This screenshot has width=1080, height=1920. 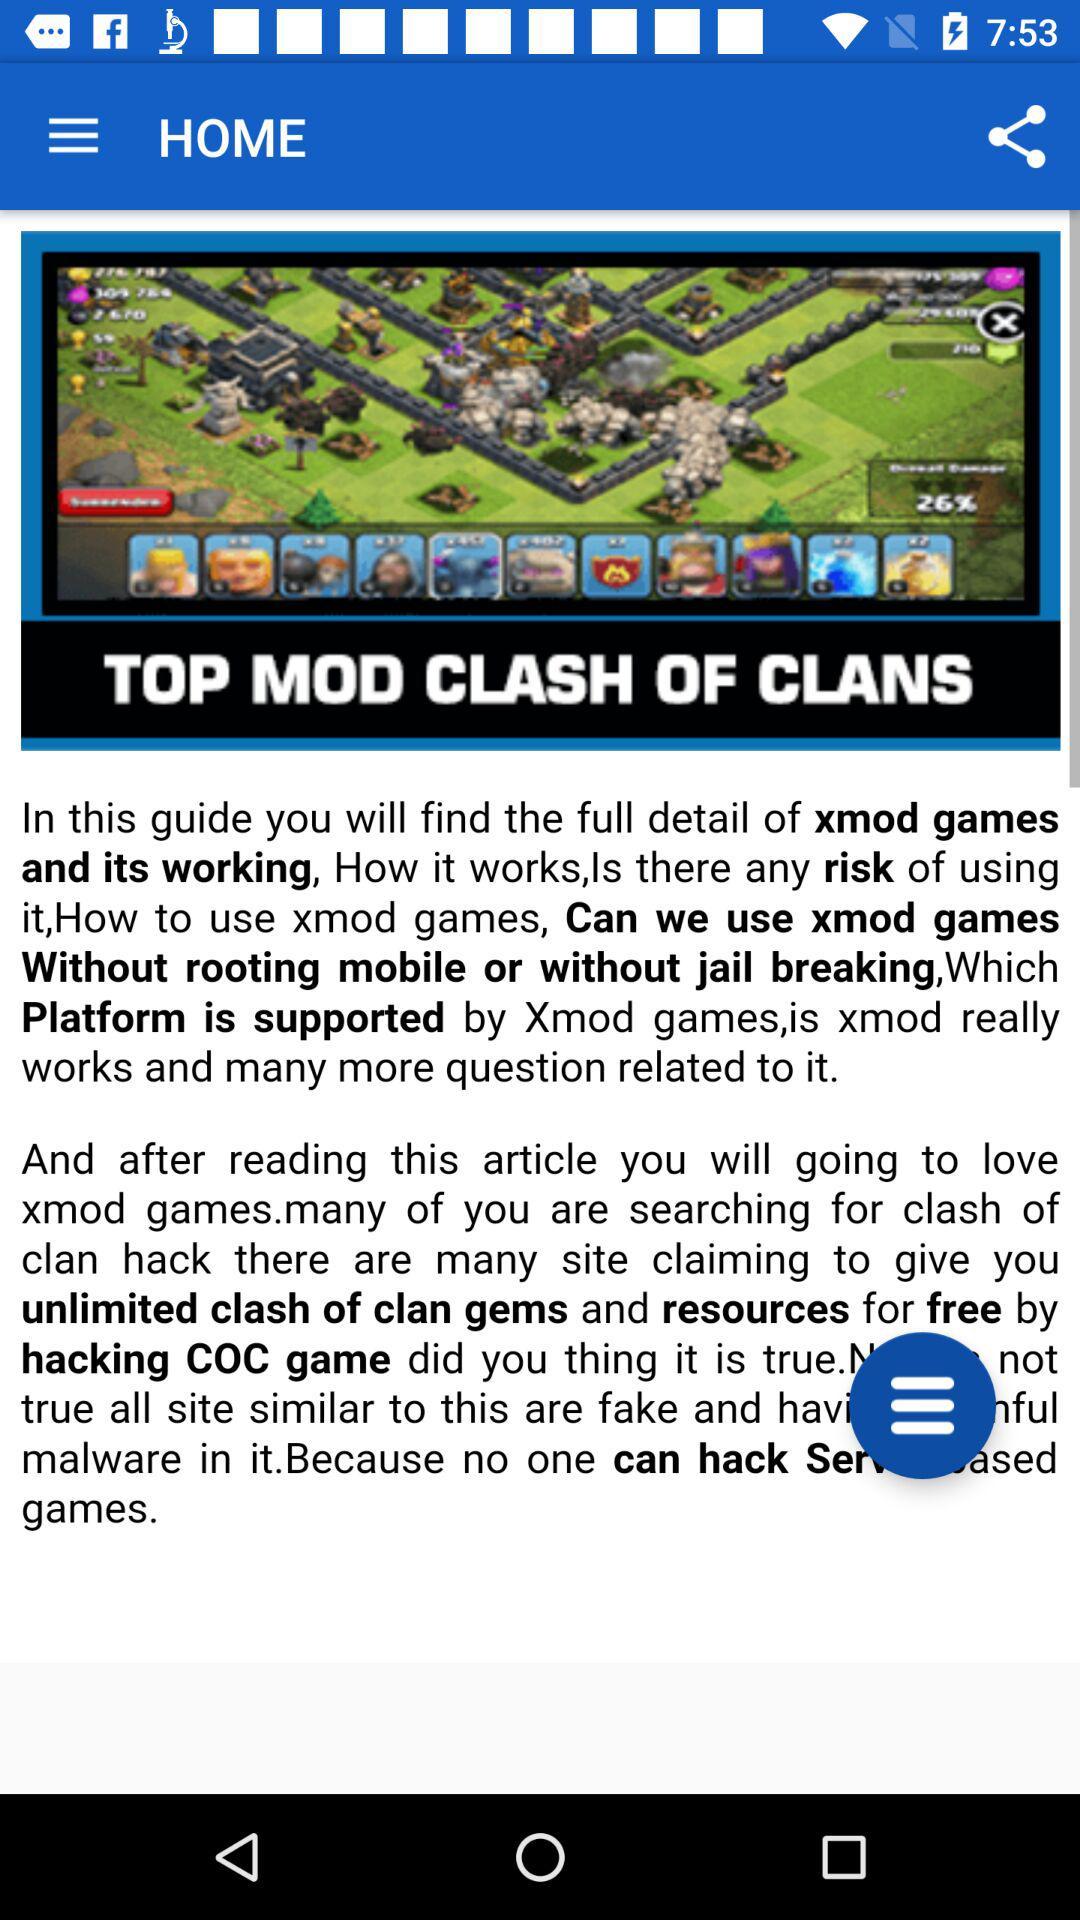 I want to click on open menu, so click(x=922, y=1404).